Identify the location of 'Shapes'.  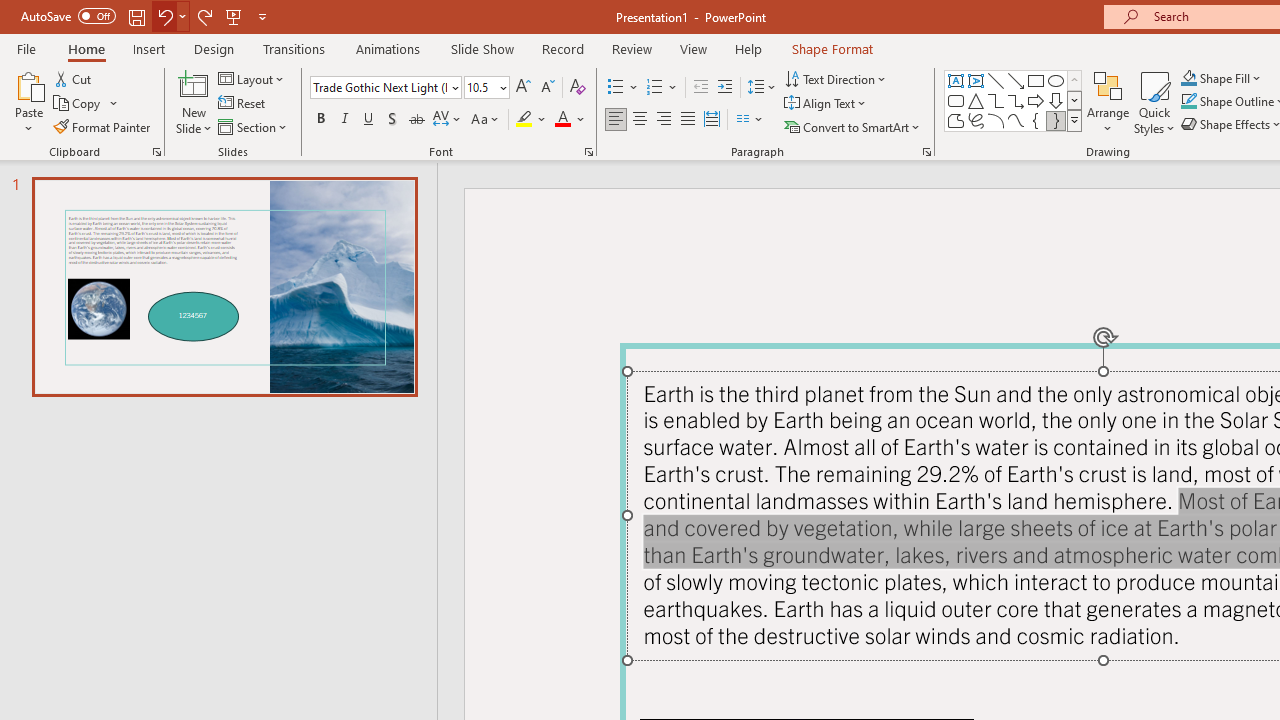
(1073, 120).